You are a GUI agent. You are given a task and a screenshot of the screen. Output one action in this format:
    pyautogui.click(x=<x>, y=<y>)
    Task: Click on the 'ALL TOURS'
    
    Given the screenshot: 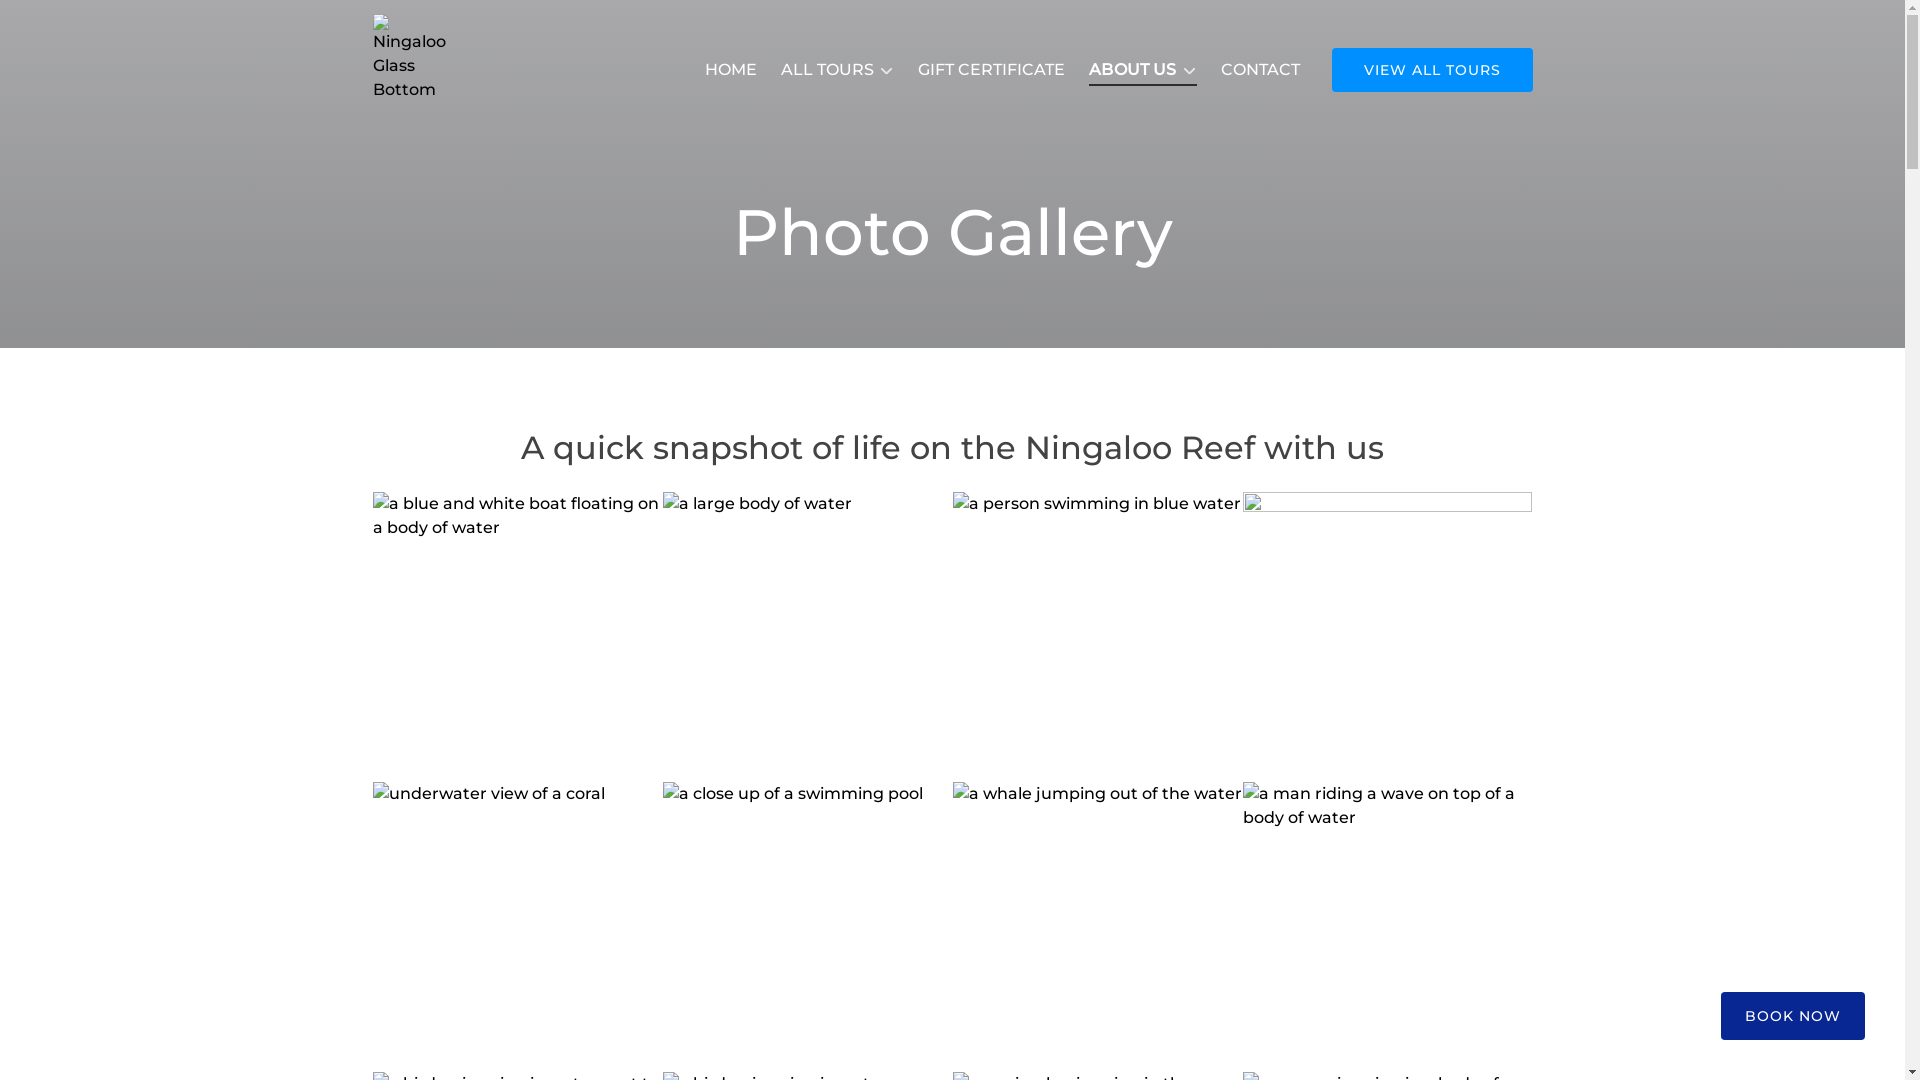 What is the action you would take?
    pyautogui.click(x=837, y=68)
    